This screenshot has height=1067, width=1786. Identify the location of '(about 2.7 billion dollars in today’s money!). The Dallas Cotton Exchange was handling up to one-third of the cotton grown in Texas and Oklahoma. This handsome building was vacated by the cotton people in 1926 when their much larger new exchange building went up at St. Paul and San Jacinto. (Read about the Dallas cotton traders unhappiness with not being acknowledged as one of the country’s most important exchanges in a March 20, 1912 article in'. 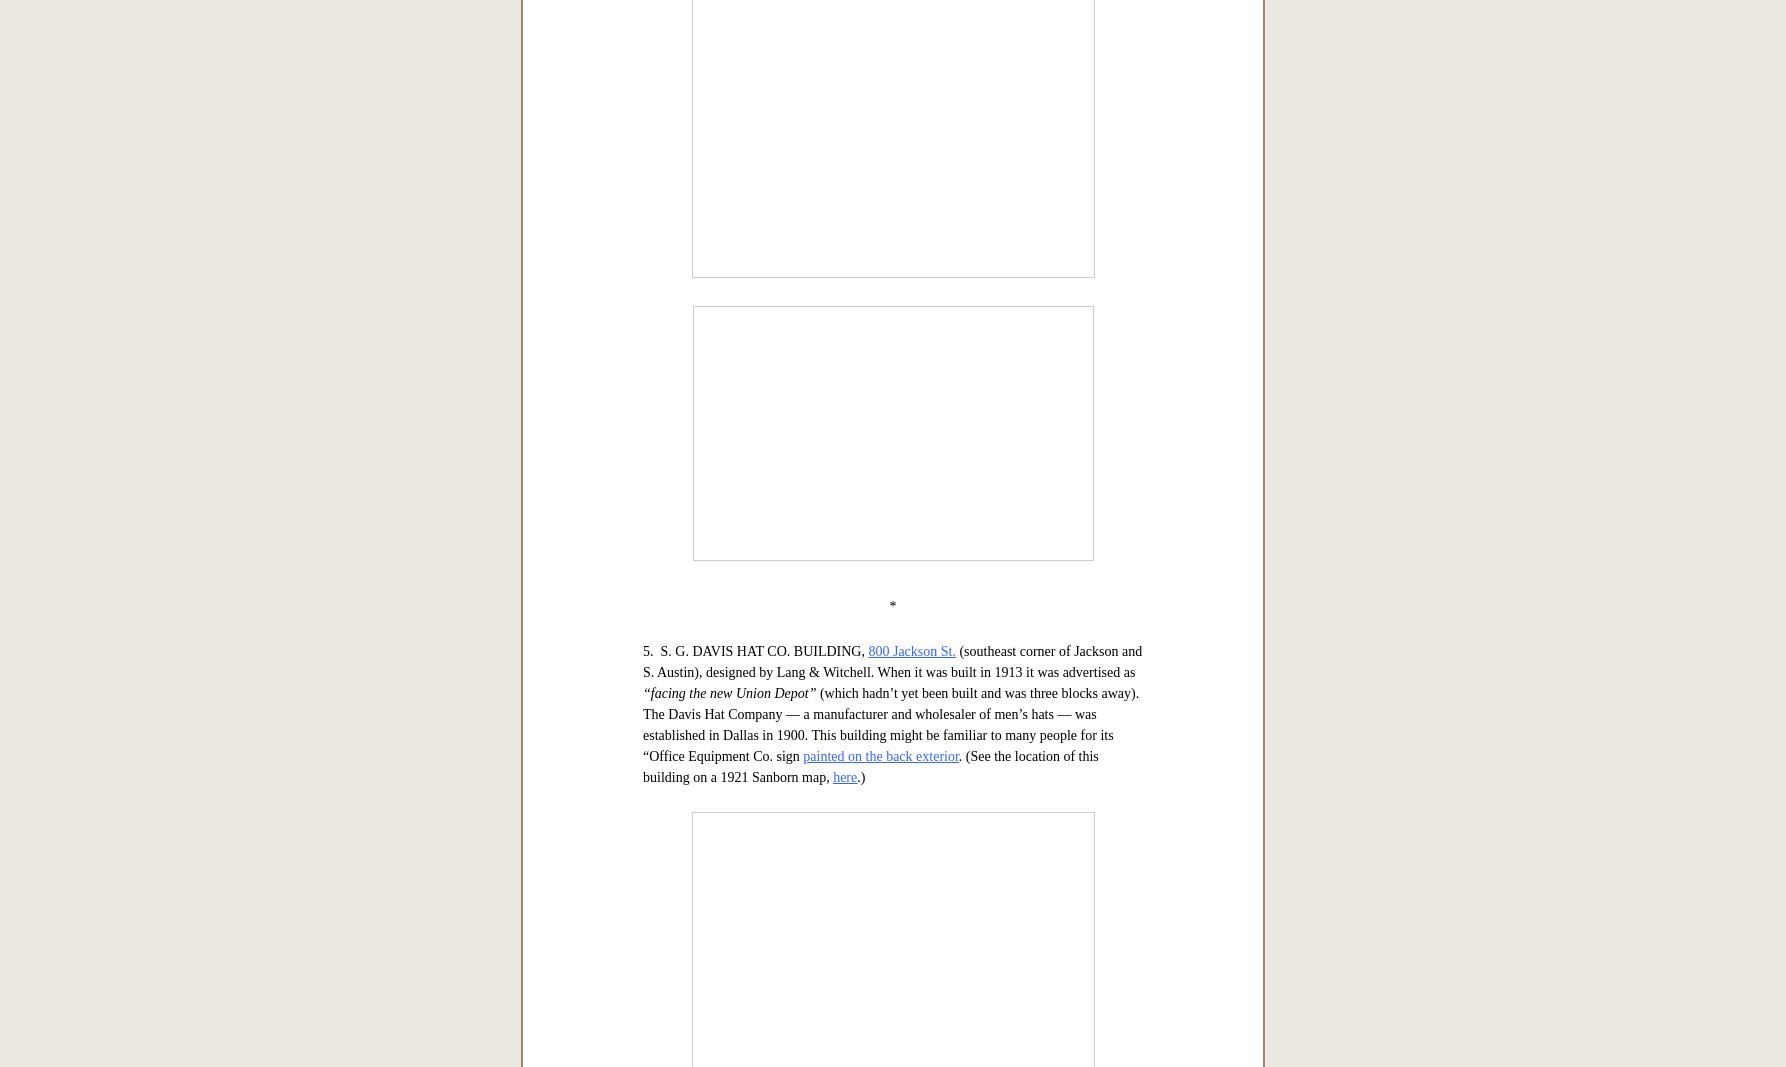
(890, 426).